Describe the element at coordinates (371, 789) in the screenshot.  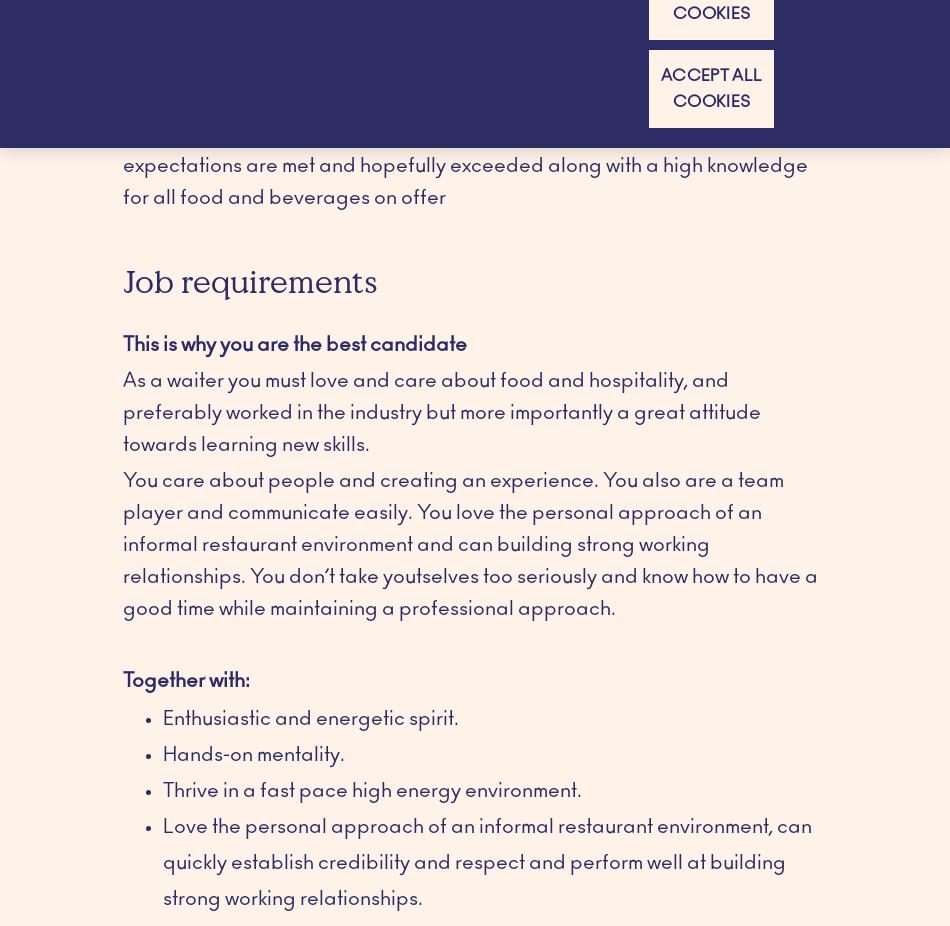
I see `'Thrive in a fast pace high energy environment.'` at that location.